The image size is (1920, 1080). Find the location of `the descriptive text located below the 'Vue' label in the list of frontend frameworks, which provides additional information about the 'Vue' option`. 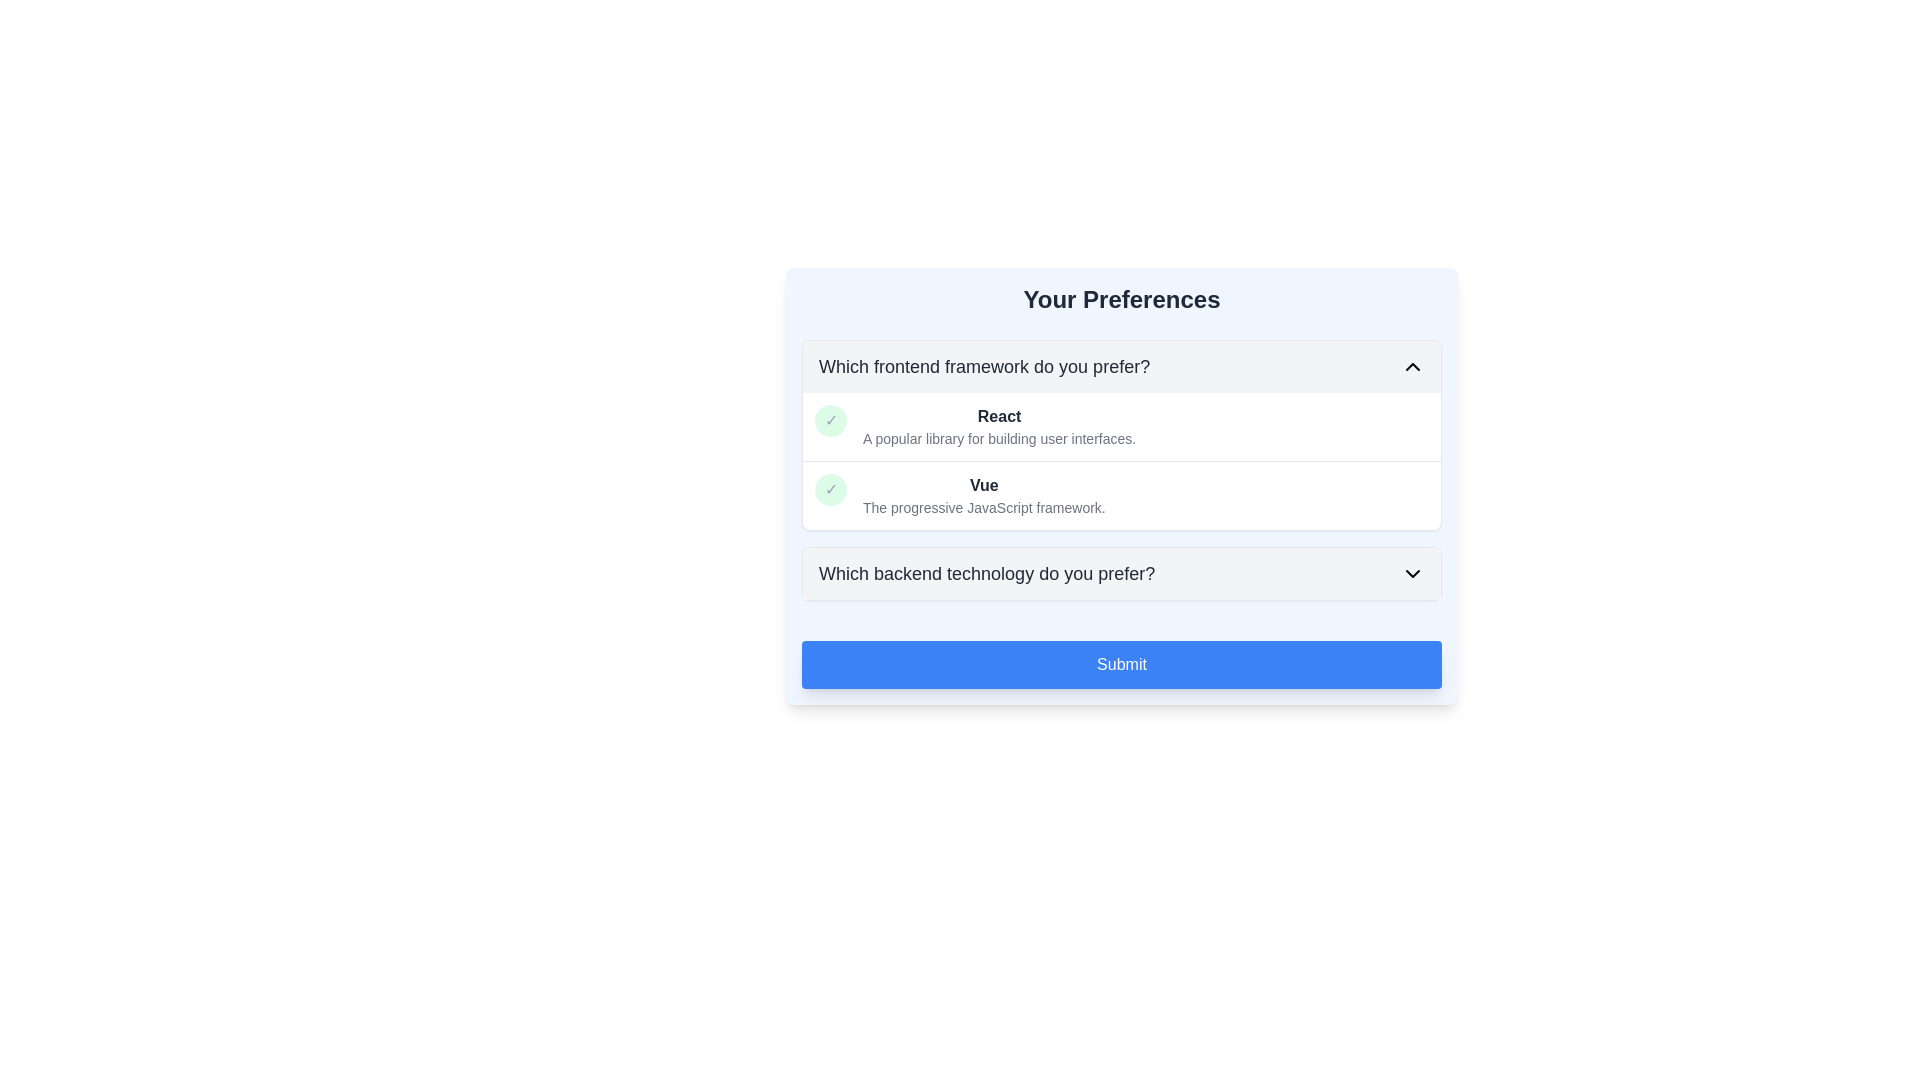

the descriptive text located below the 'Vue' label in the list of frontend frameworks, which provides additional information about the 'Vue' option is located at coordinates (984, 507).